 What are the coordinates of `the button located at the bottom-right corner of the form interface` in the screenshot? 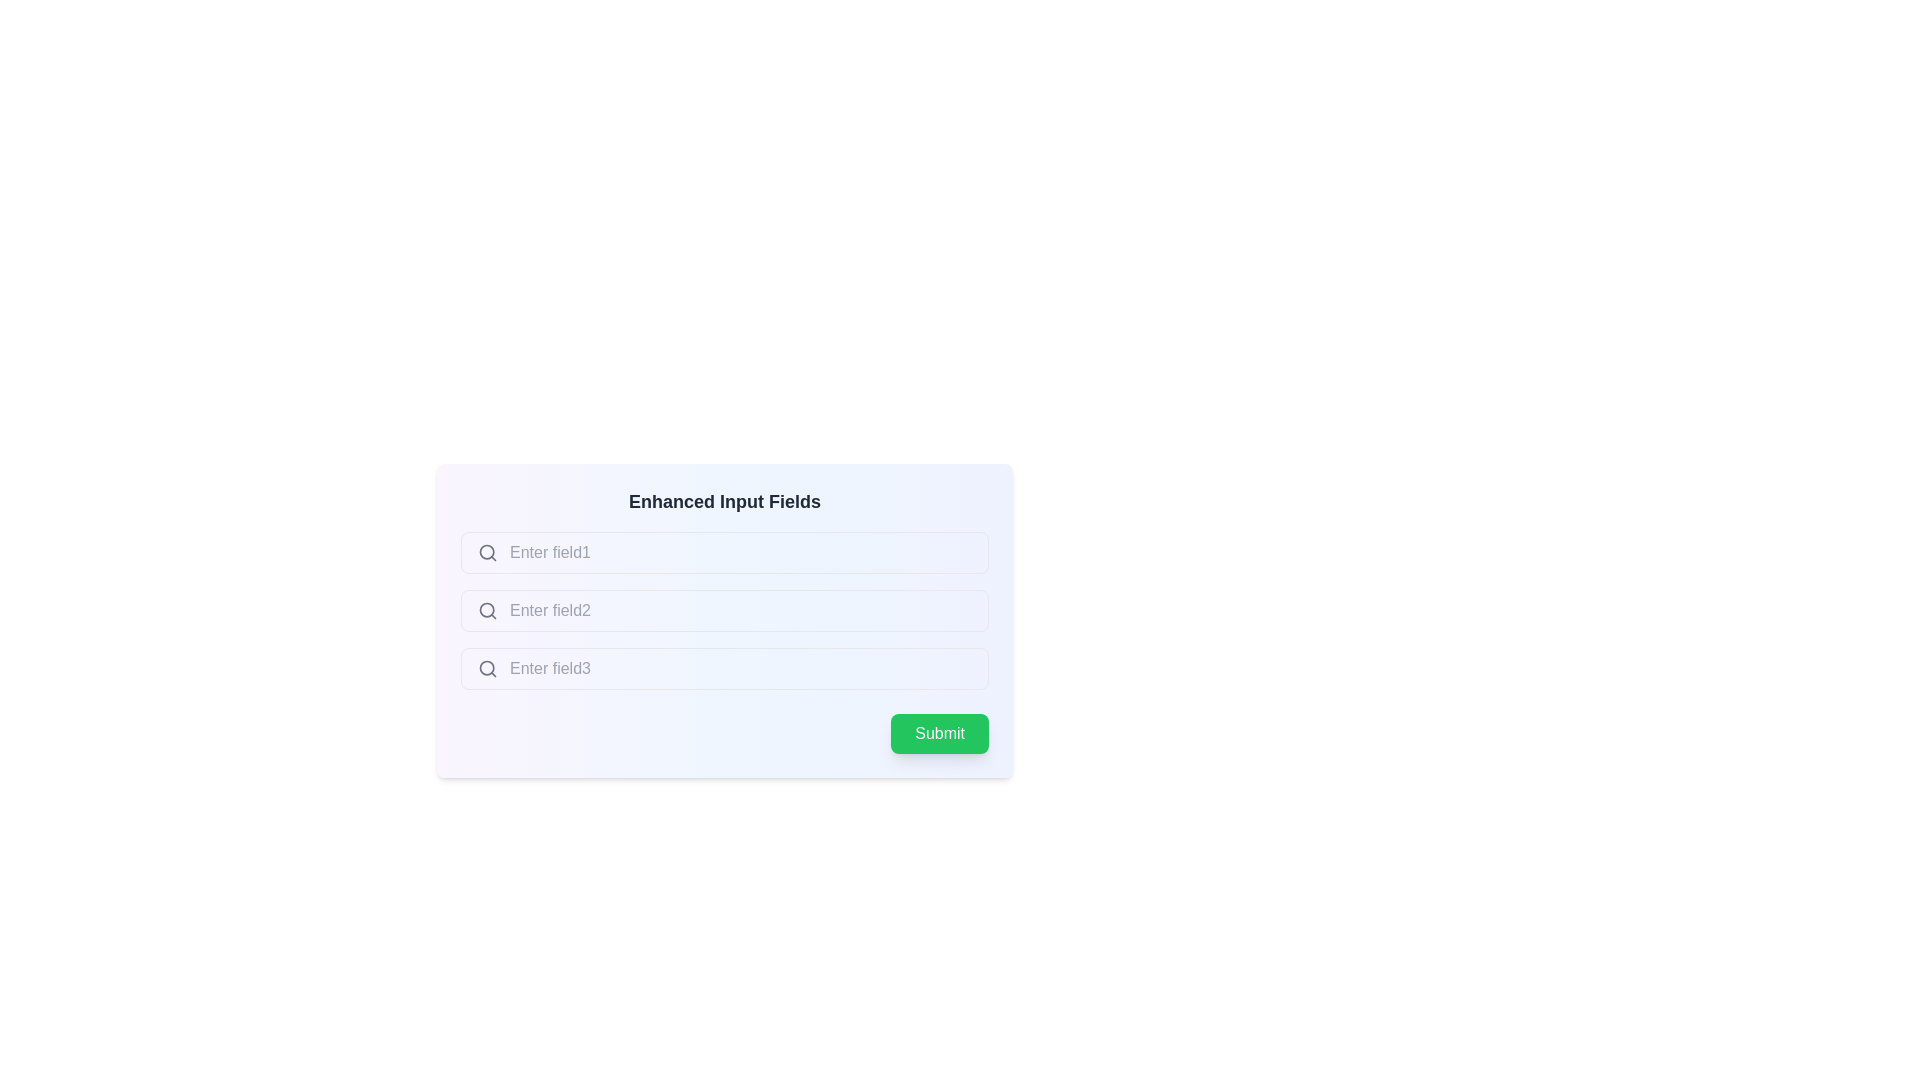 It's located at (939, 733).